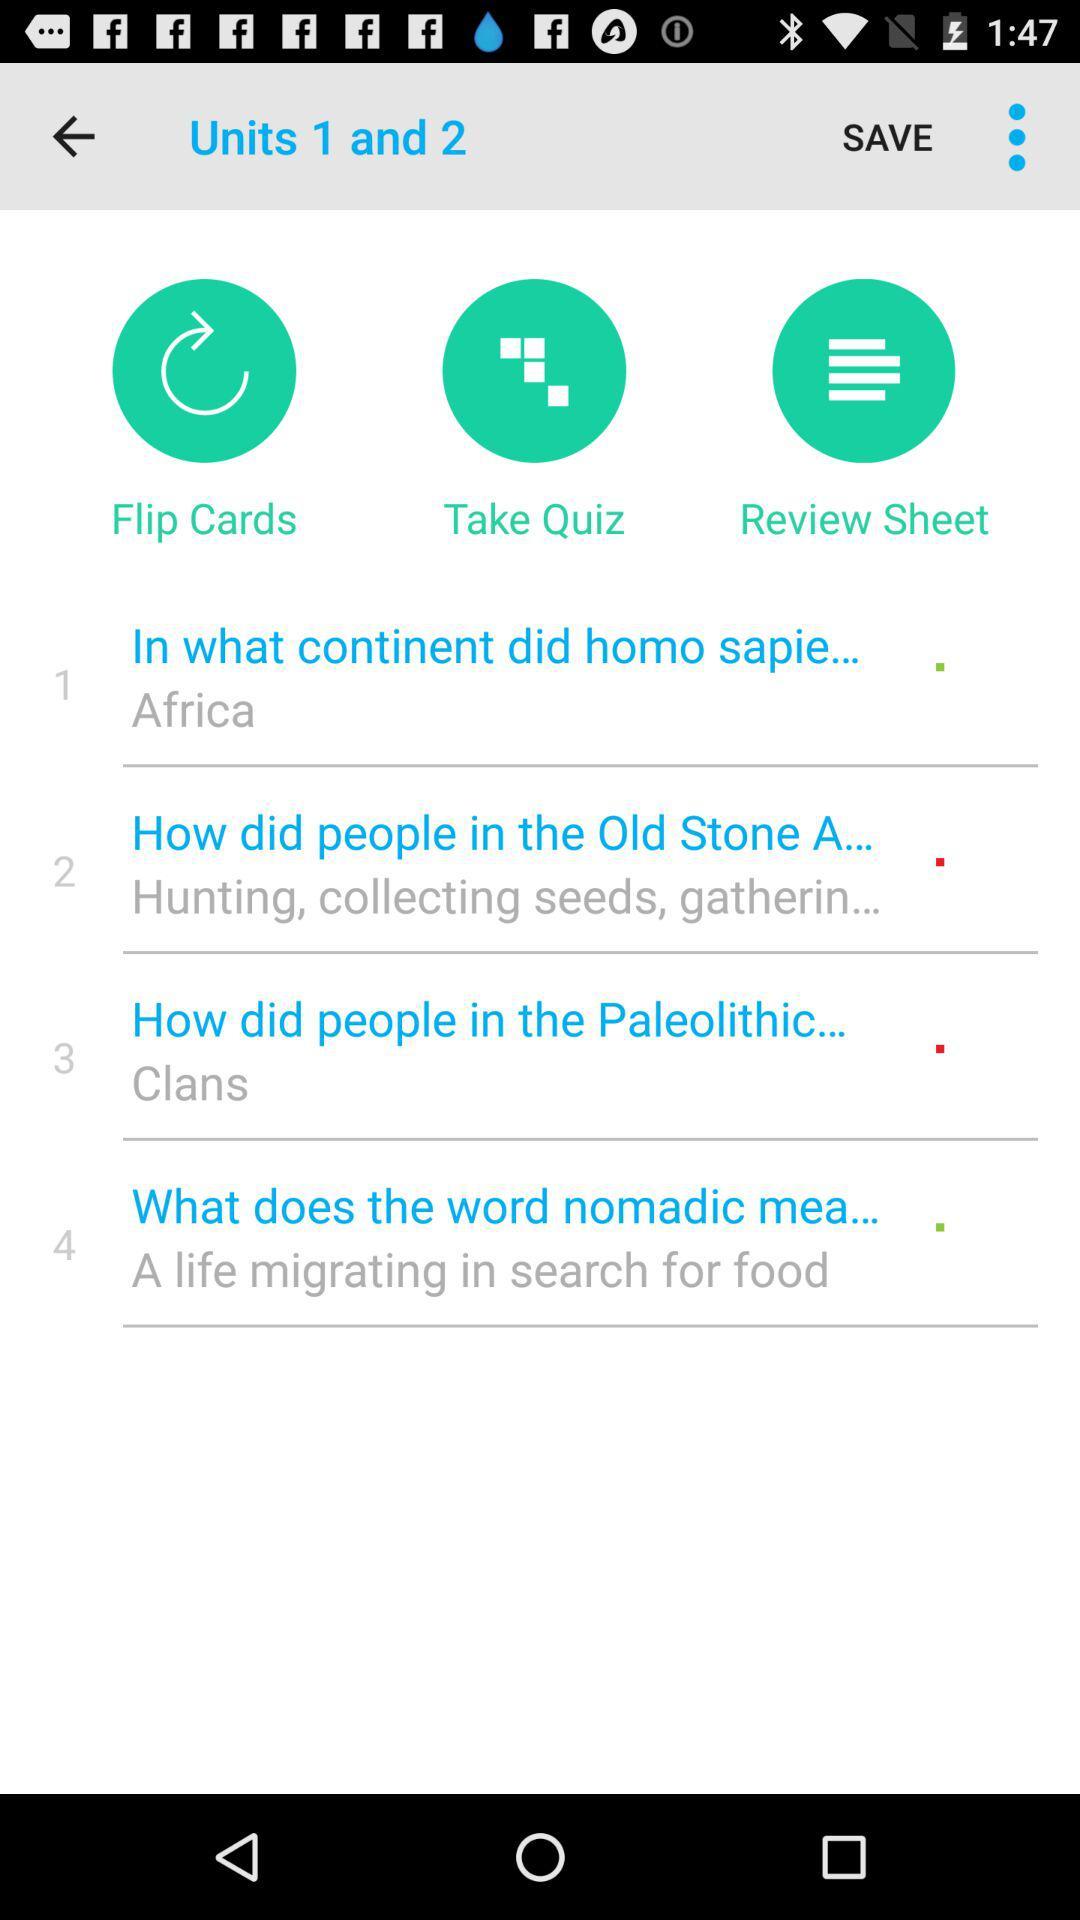  What do you see at coordinates (533, 370) in the screenshot?
I see `the icon above take quiz` at bounding box center [533, 370].